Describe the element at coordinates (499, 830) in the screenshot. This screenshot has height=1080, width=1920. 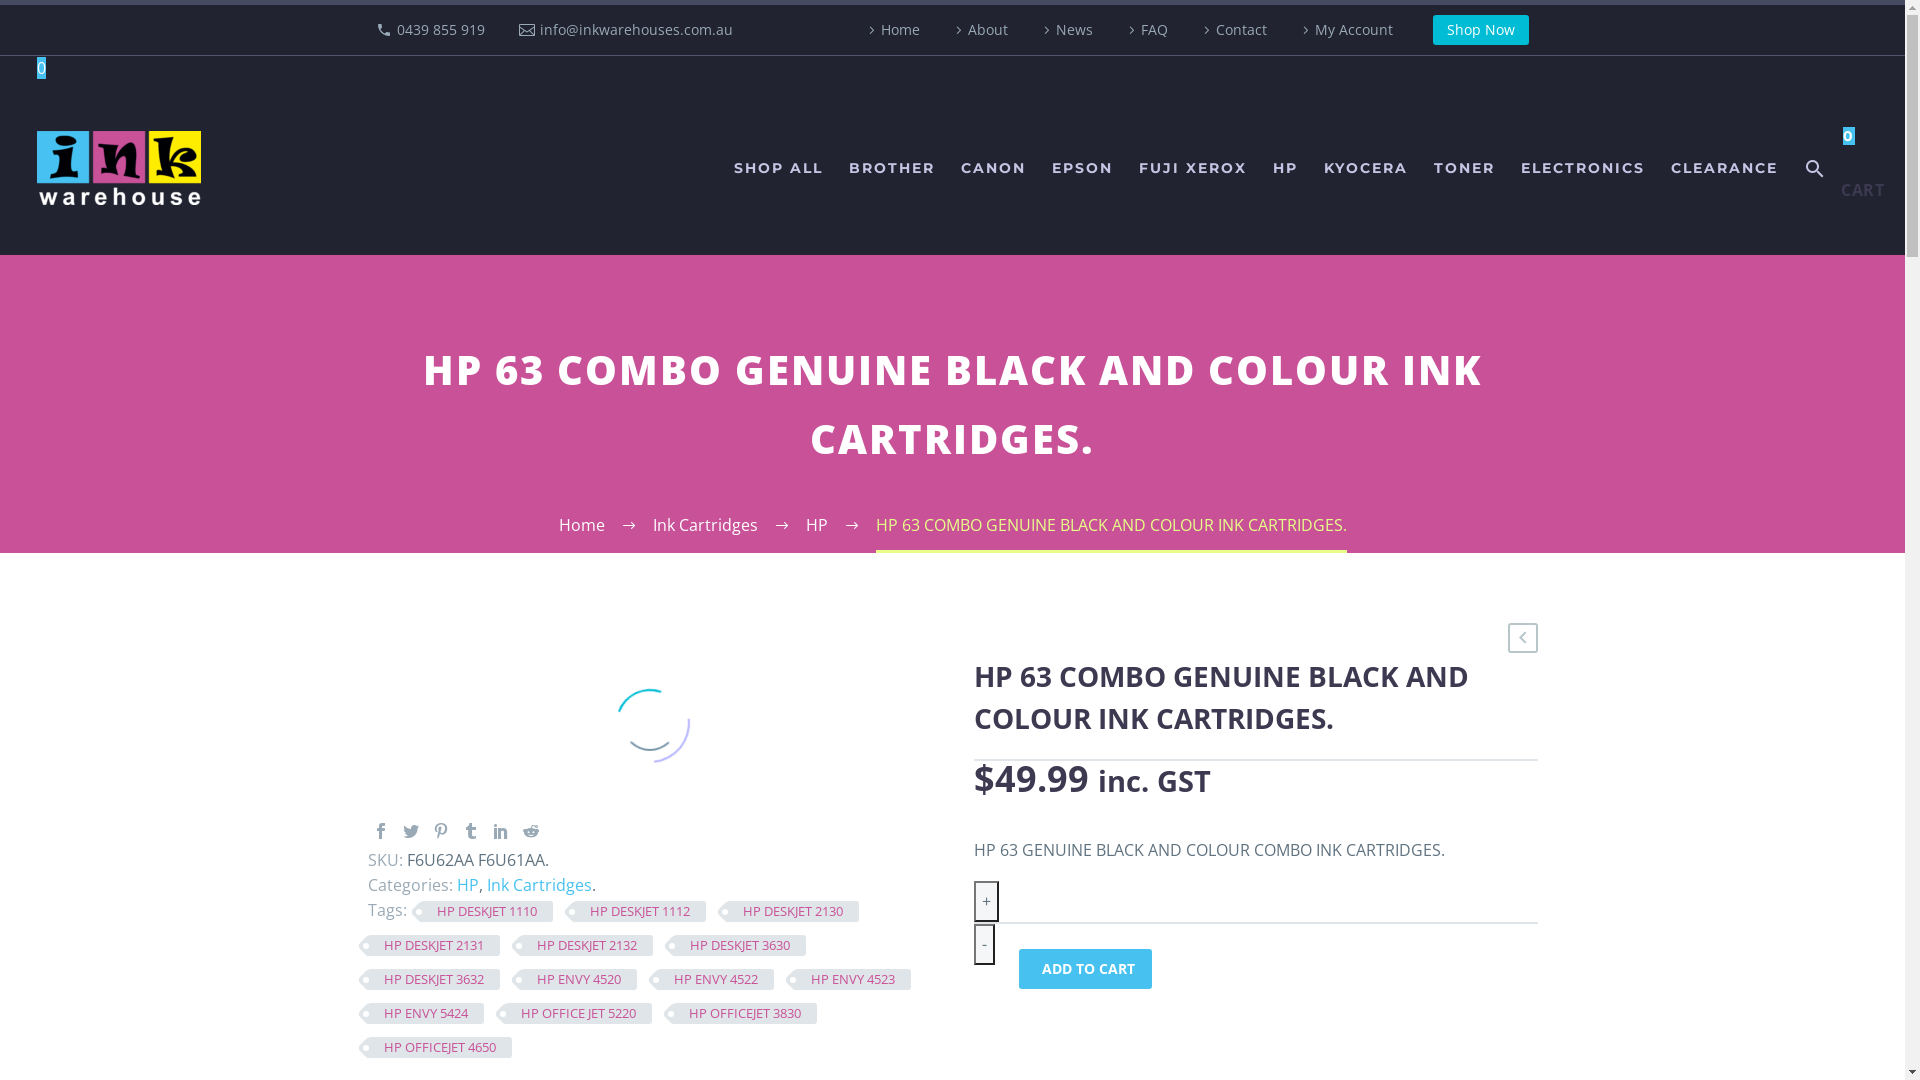
I see `'LinkedIn'` at that location.